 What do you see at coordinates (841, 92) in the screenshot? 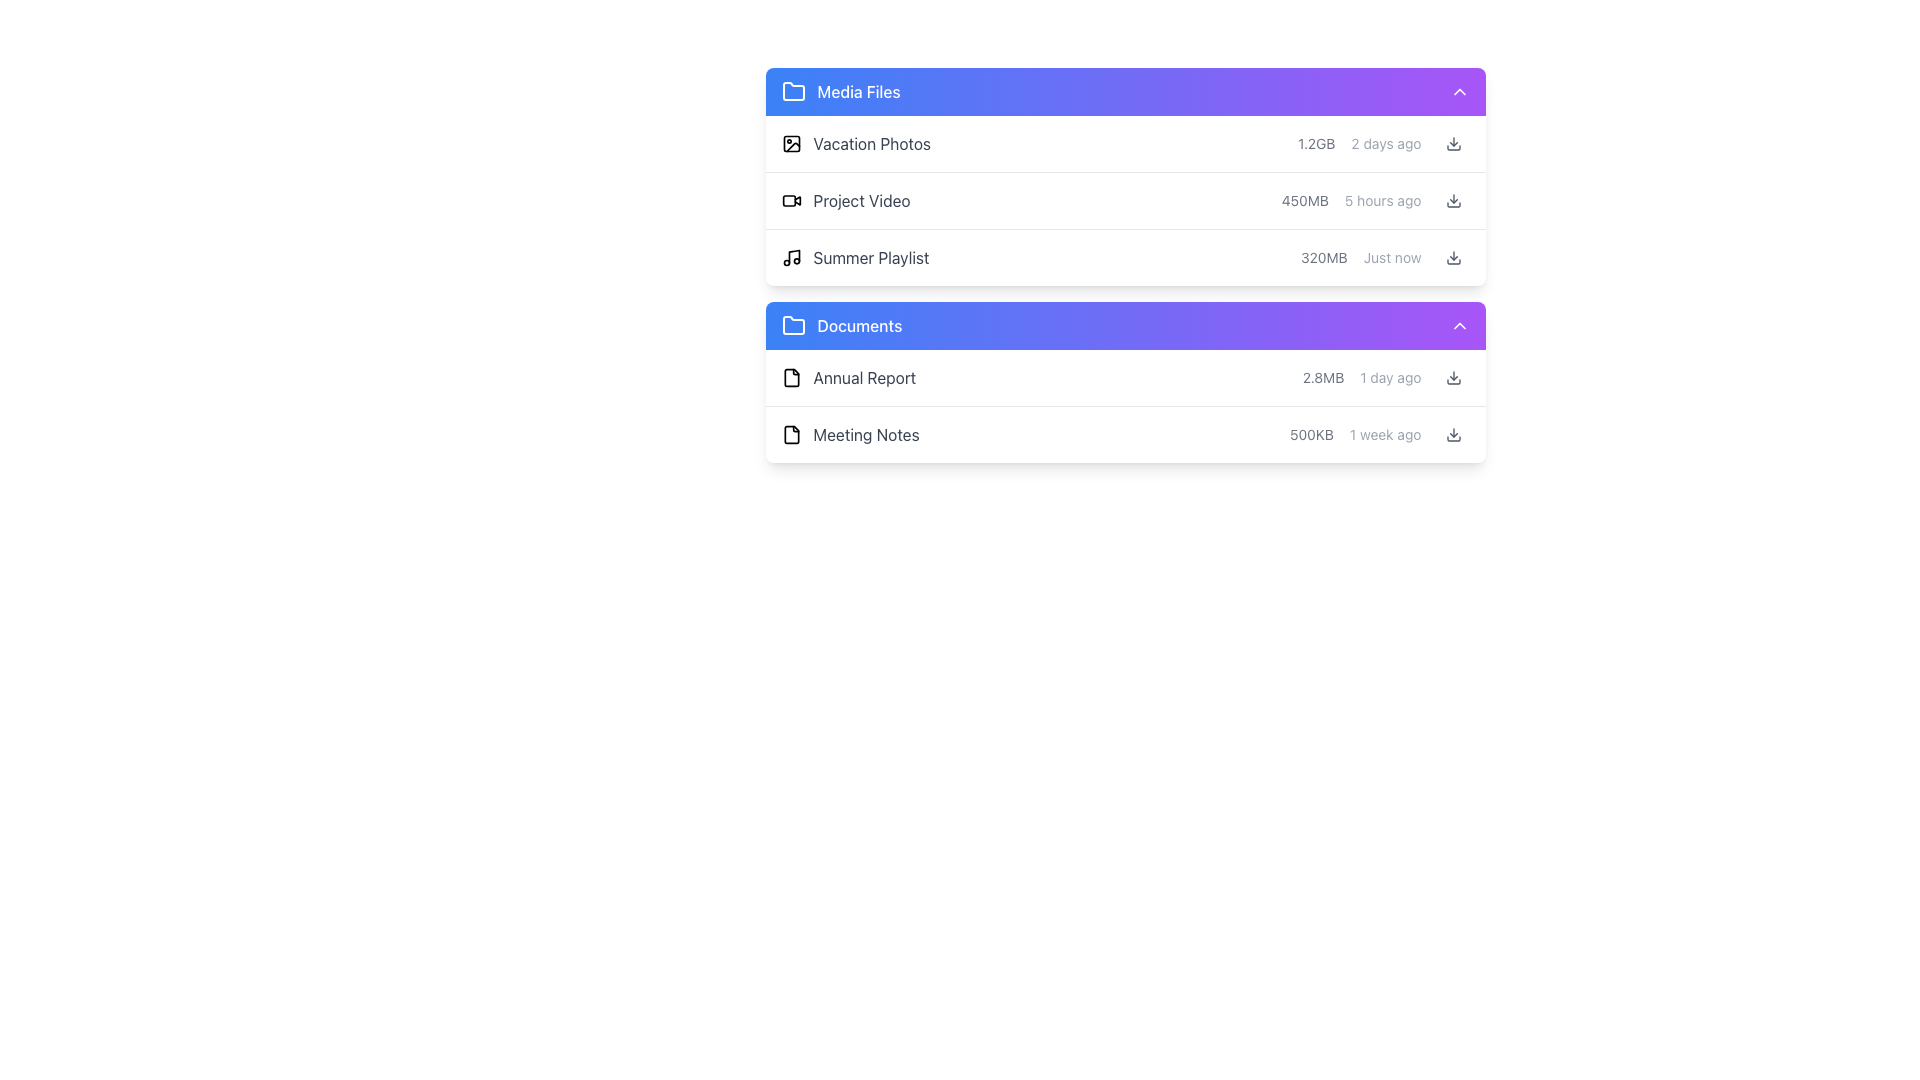
I see `the 'Media Files' label element located at the left side of the gradient header bar, adjacent to the folder icon` at bounding box center [841, 92].